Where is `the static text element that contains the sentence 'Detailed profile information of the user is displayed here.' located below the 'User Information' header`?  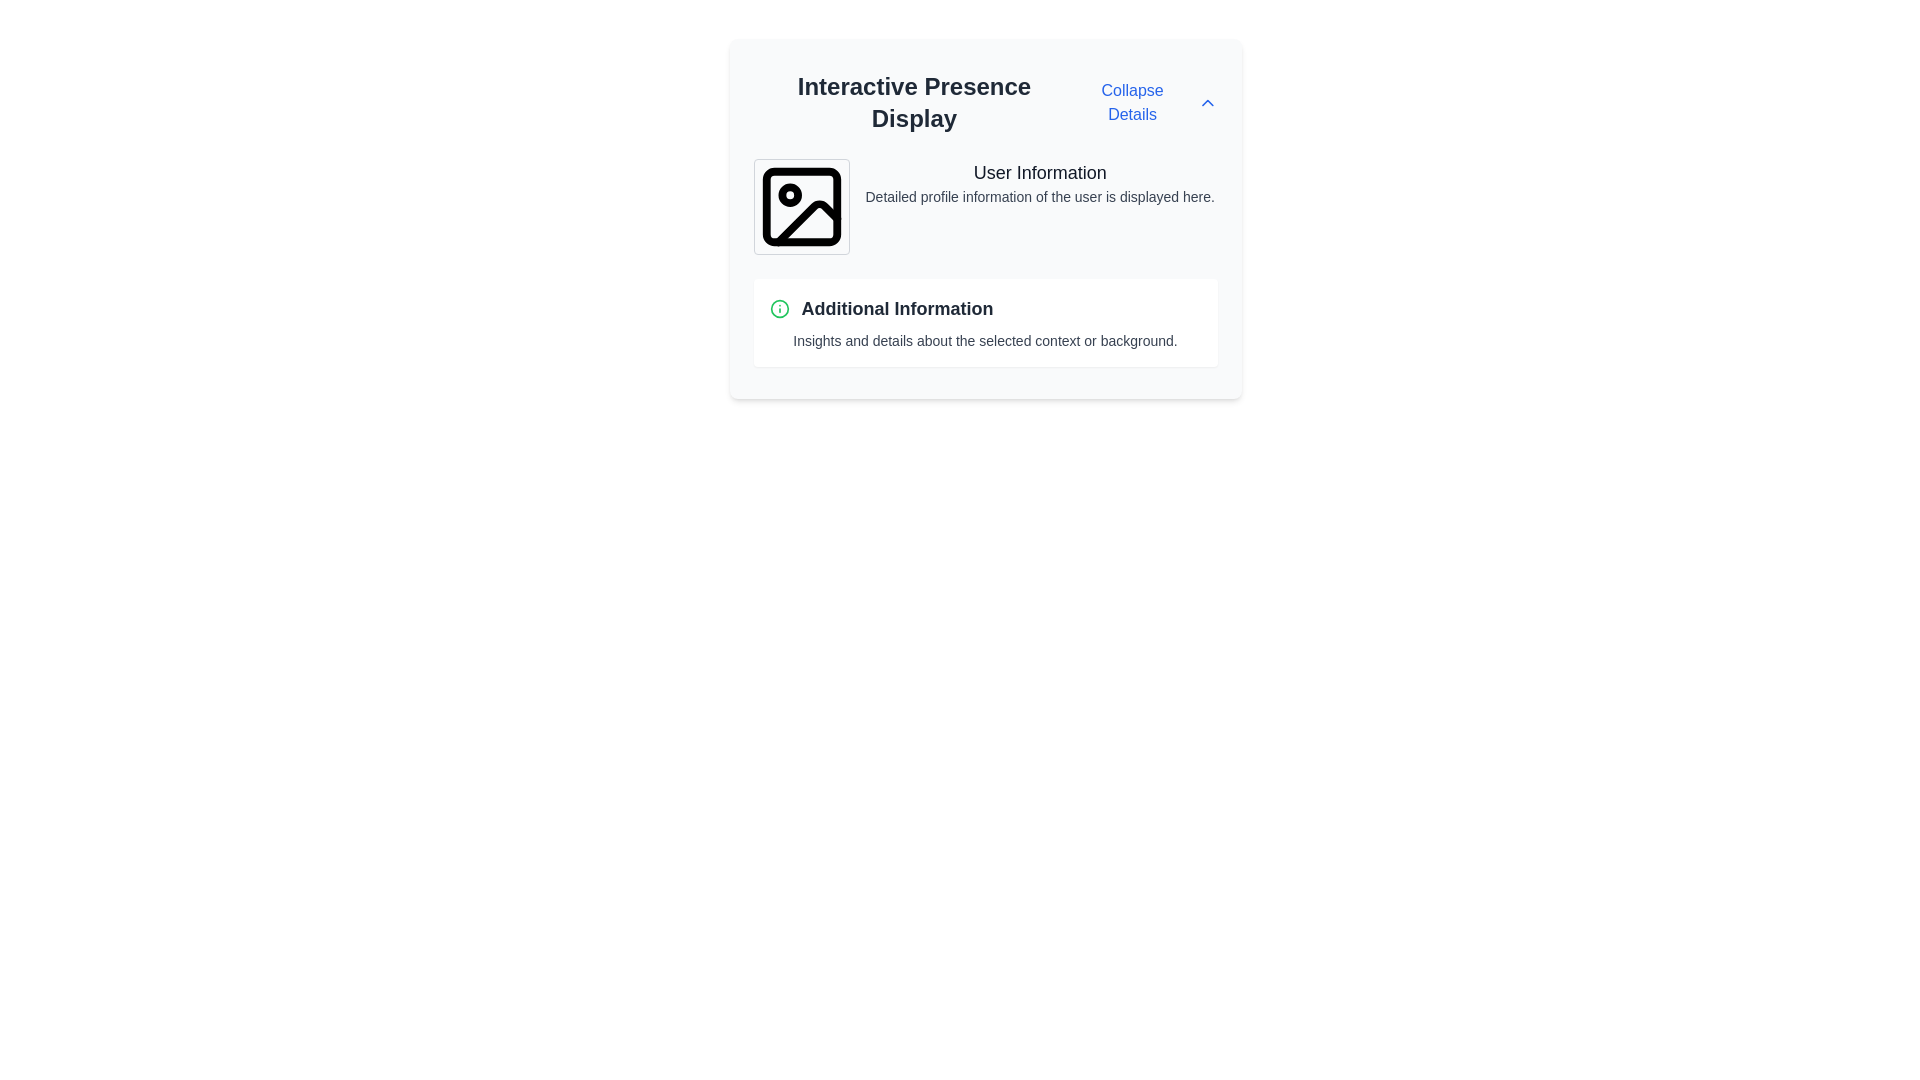 the static text element that contains the sentence 'Detailed profile information of the user is displayed here.' located below the 'User Information' header is located at coordinates (1040, 196).